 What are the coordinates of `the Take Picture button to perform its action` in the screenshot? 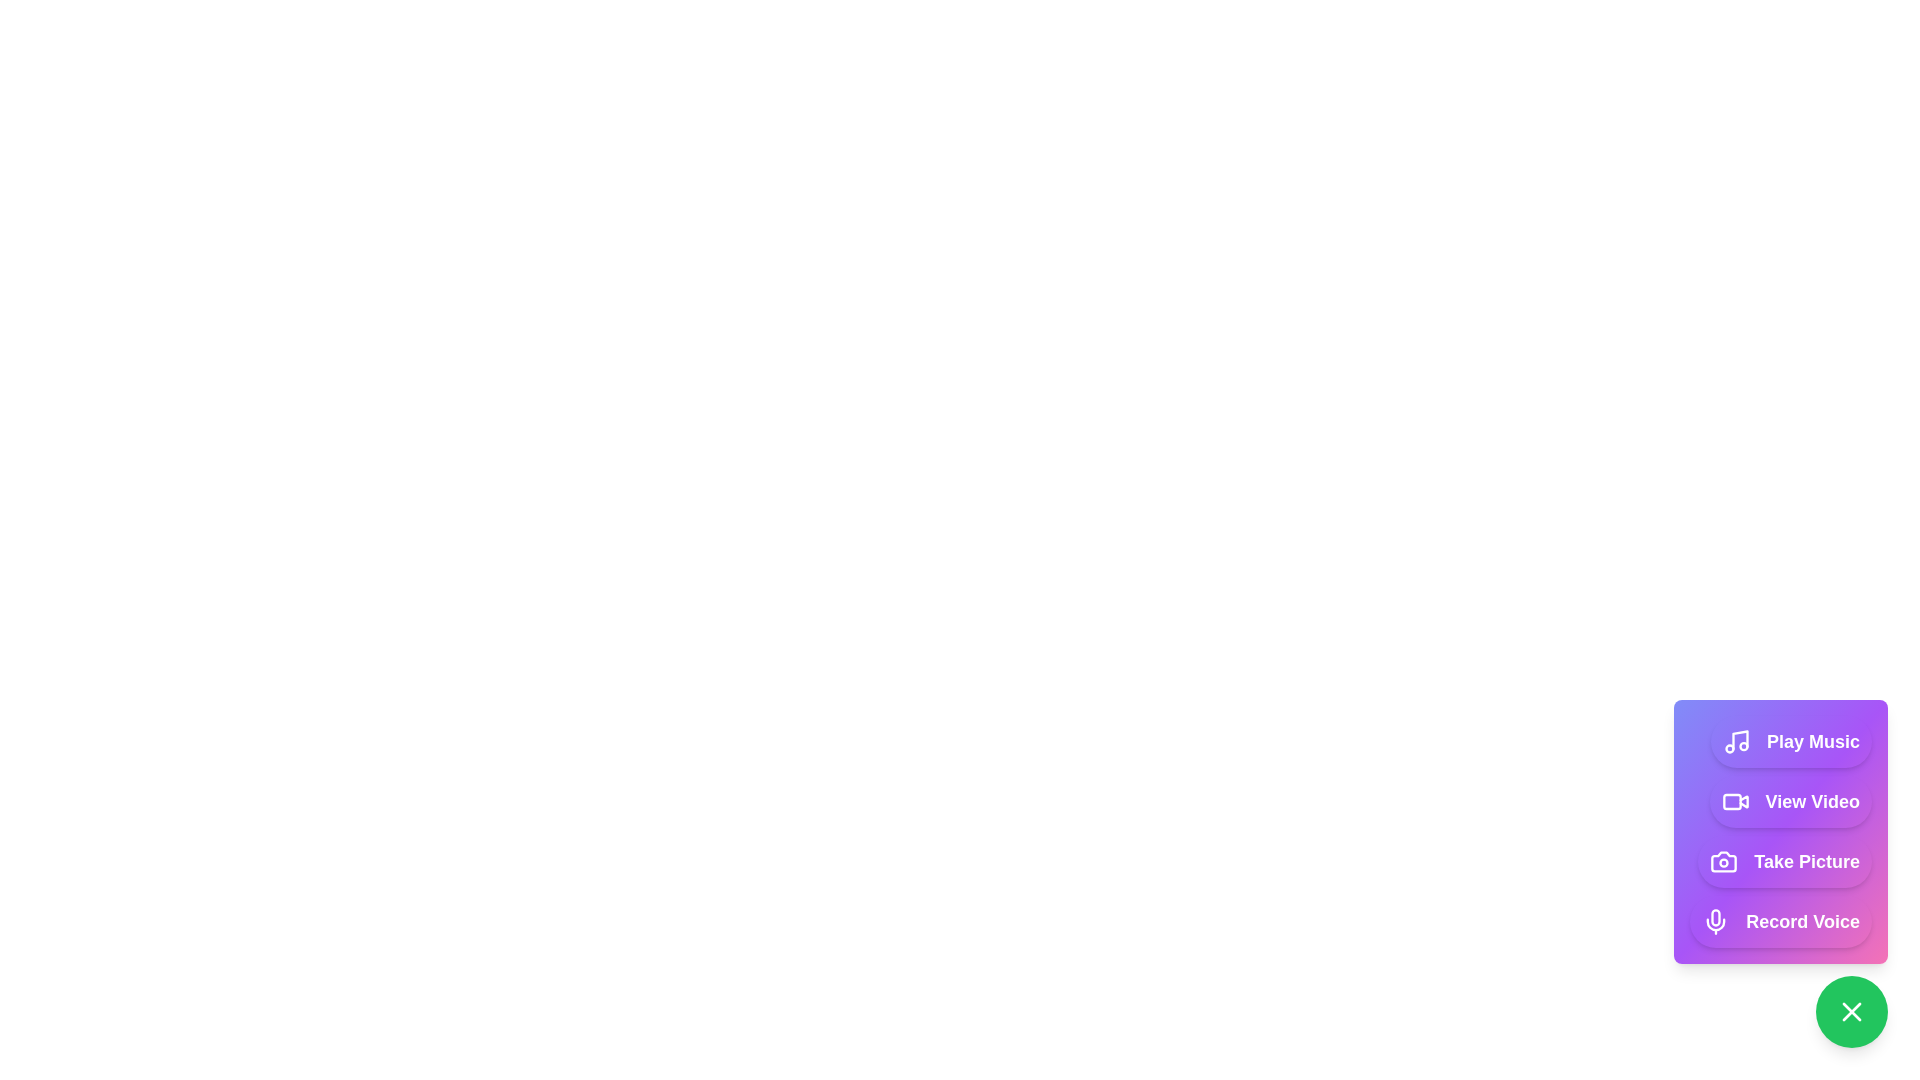 It's located at (1785, 860).